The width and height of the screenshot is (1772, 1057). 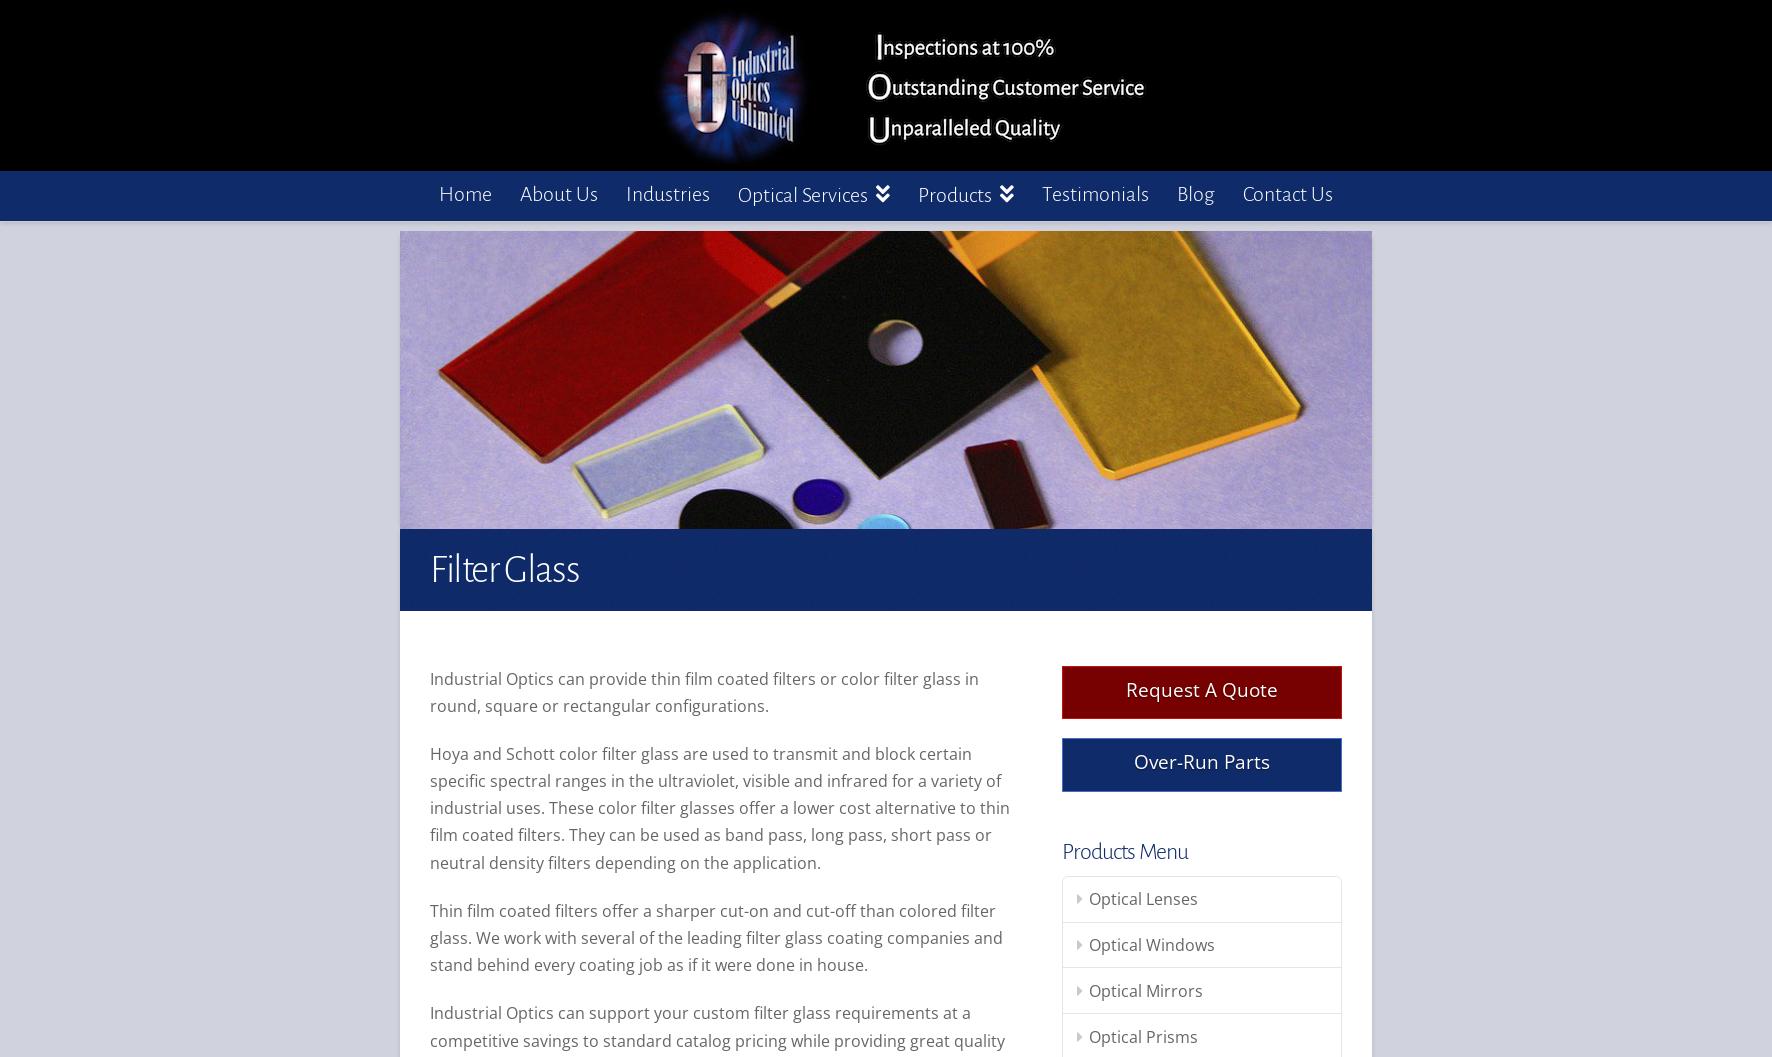 What do you see at coordinates (803, 195) in the screenshot?
I see `'Optical Services'` at bounding box center [803, 195].